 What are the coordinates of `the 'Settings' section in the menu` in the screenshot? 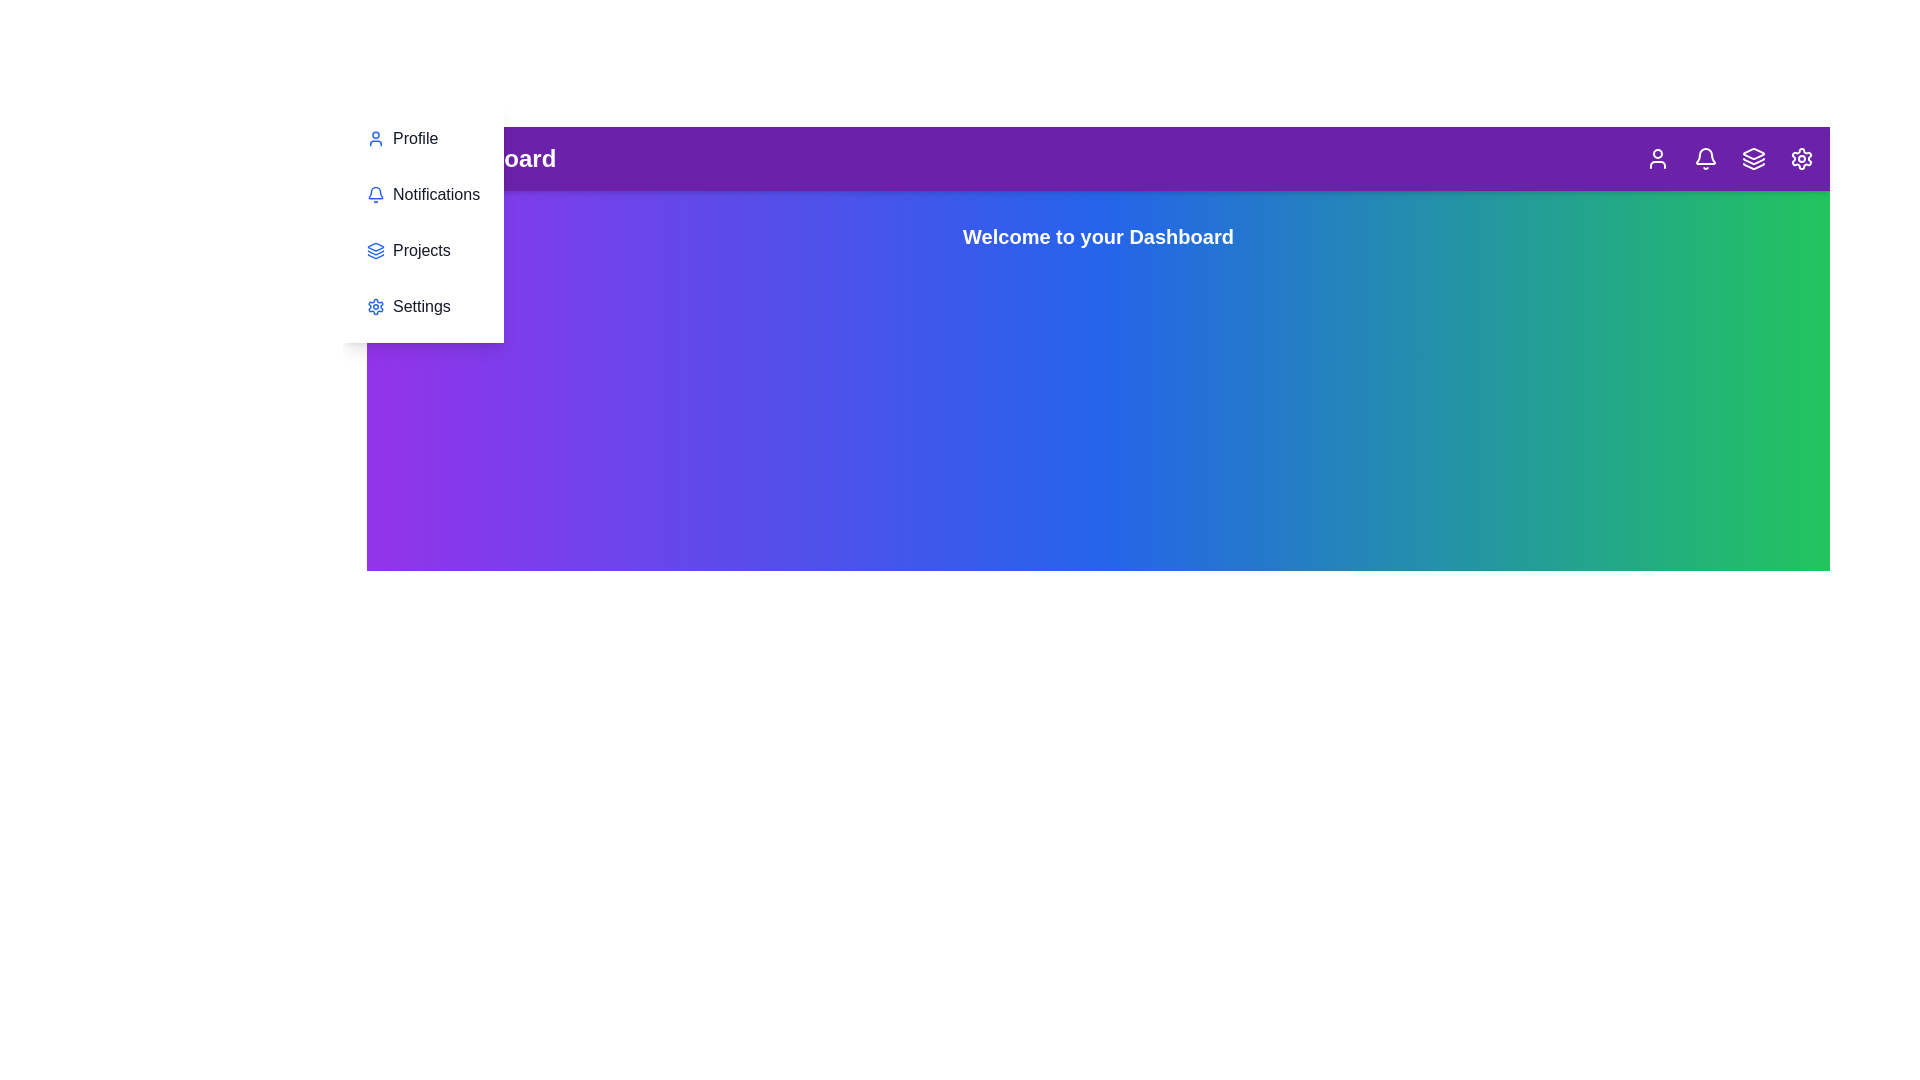 It's located at (421, 307).